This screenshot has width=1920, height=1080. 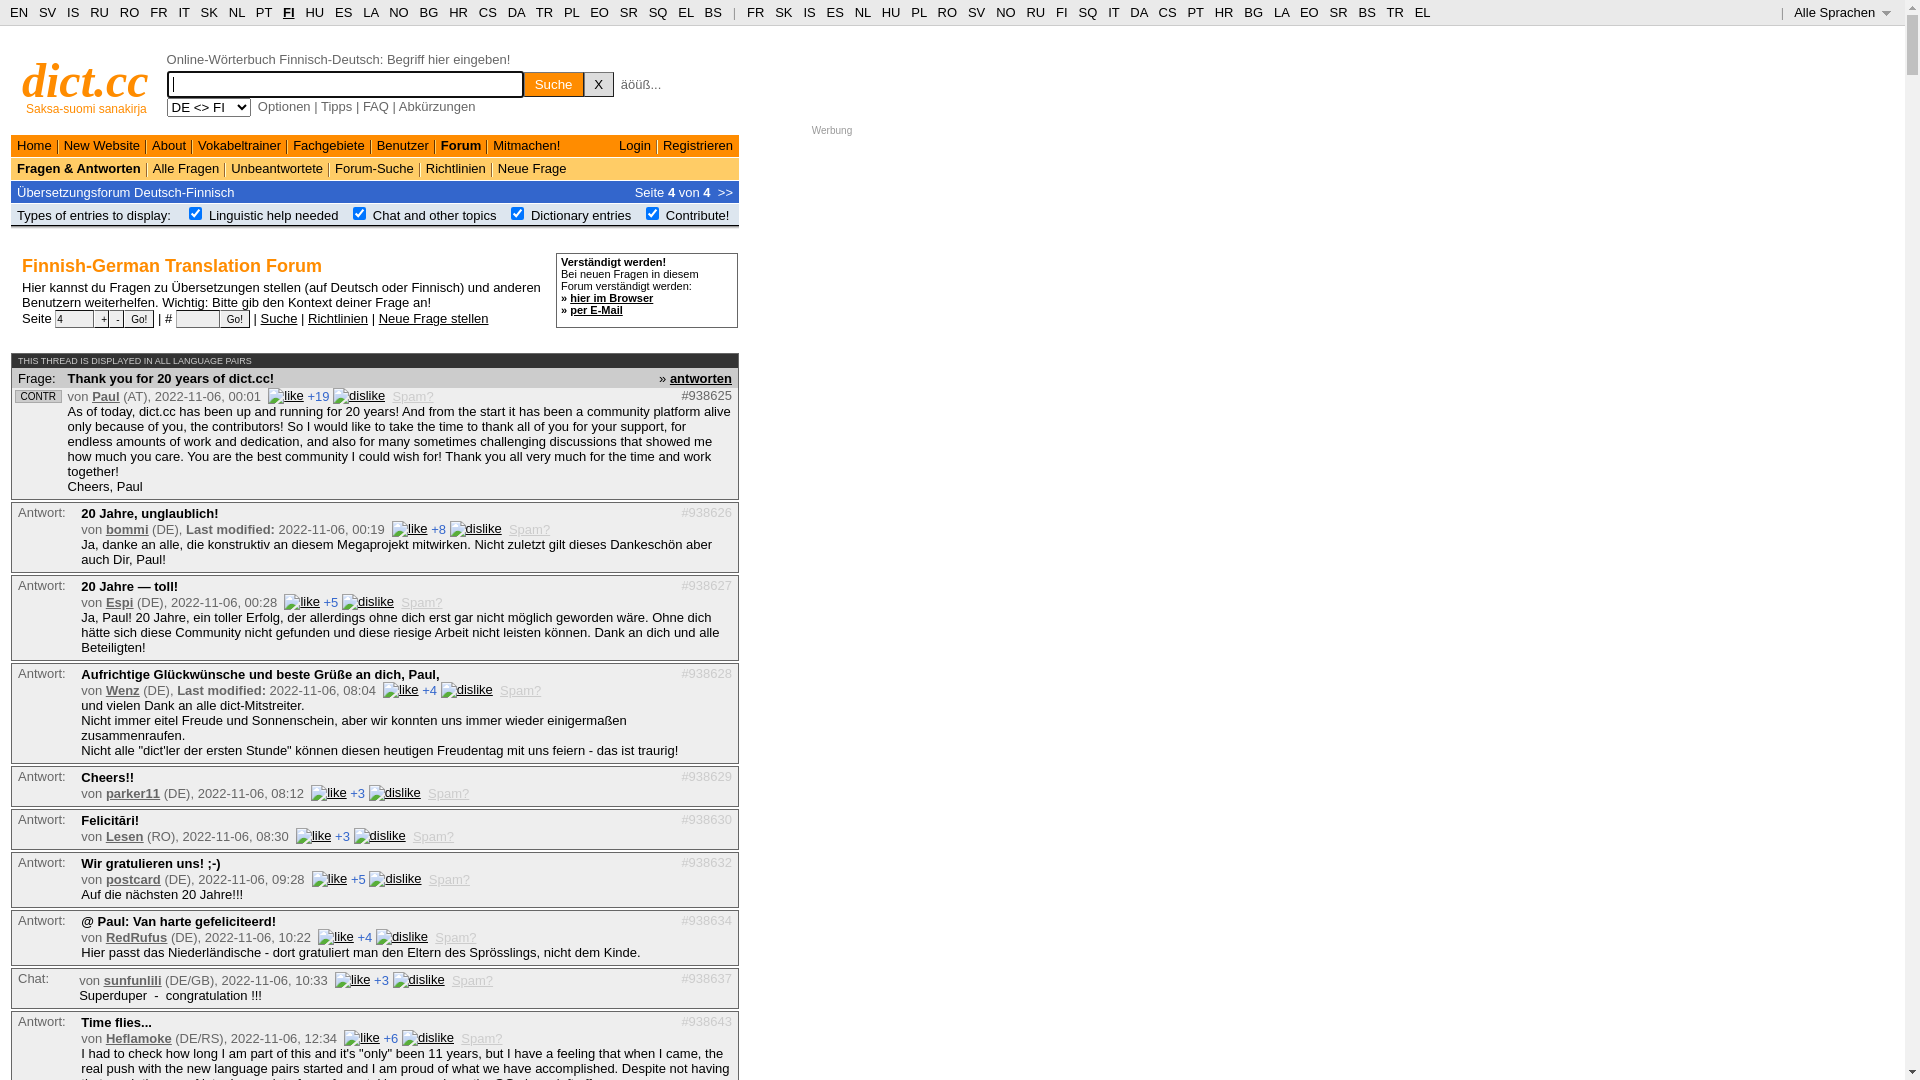 What do you see at coordinates (633, 144) in the screenshot?
I see `'Login'` at bounding box center [633, 144].